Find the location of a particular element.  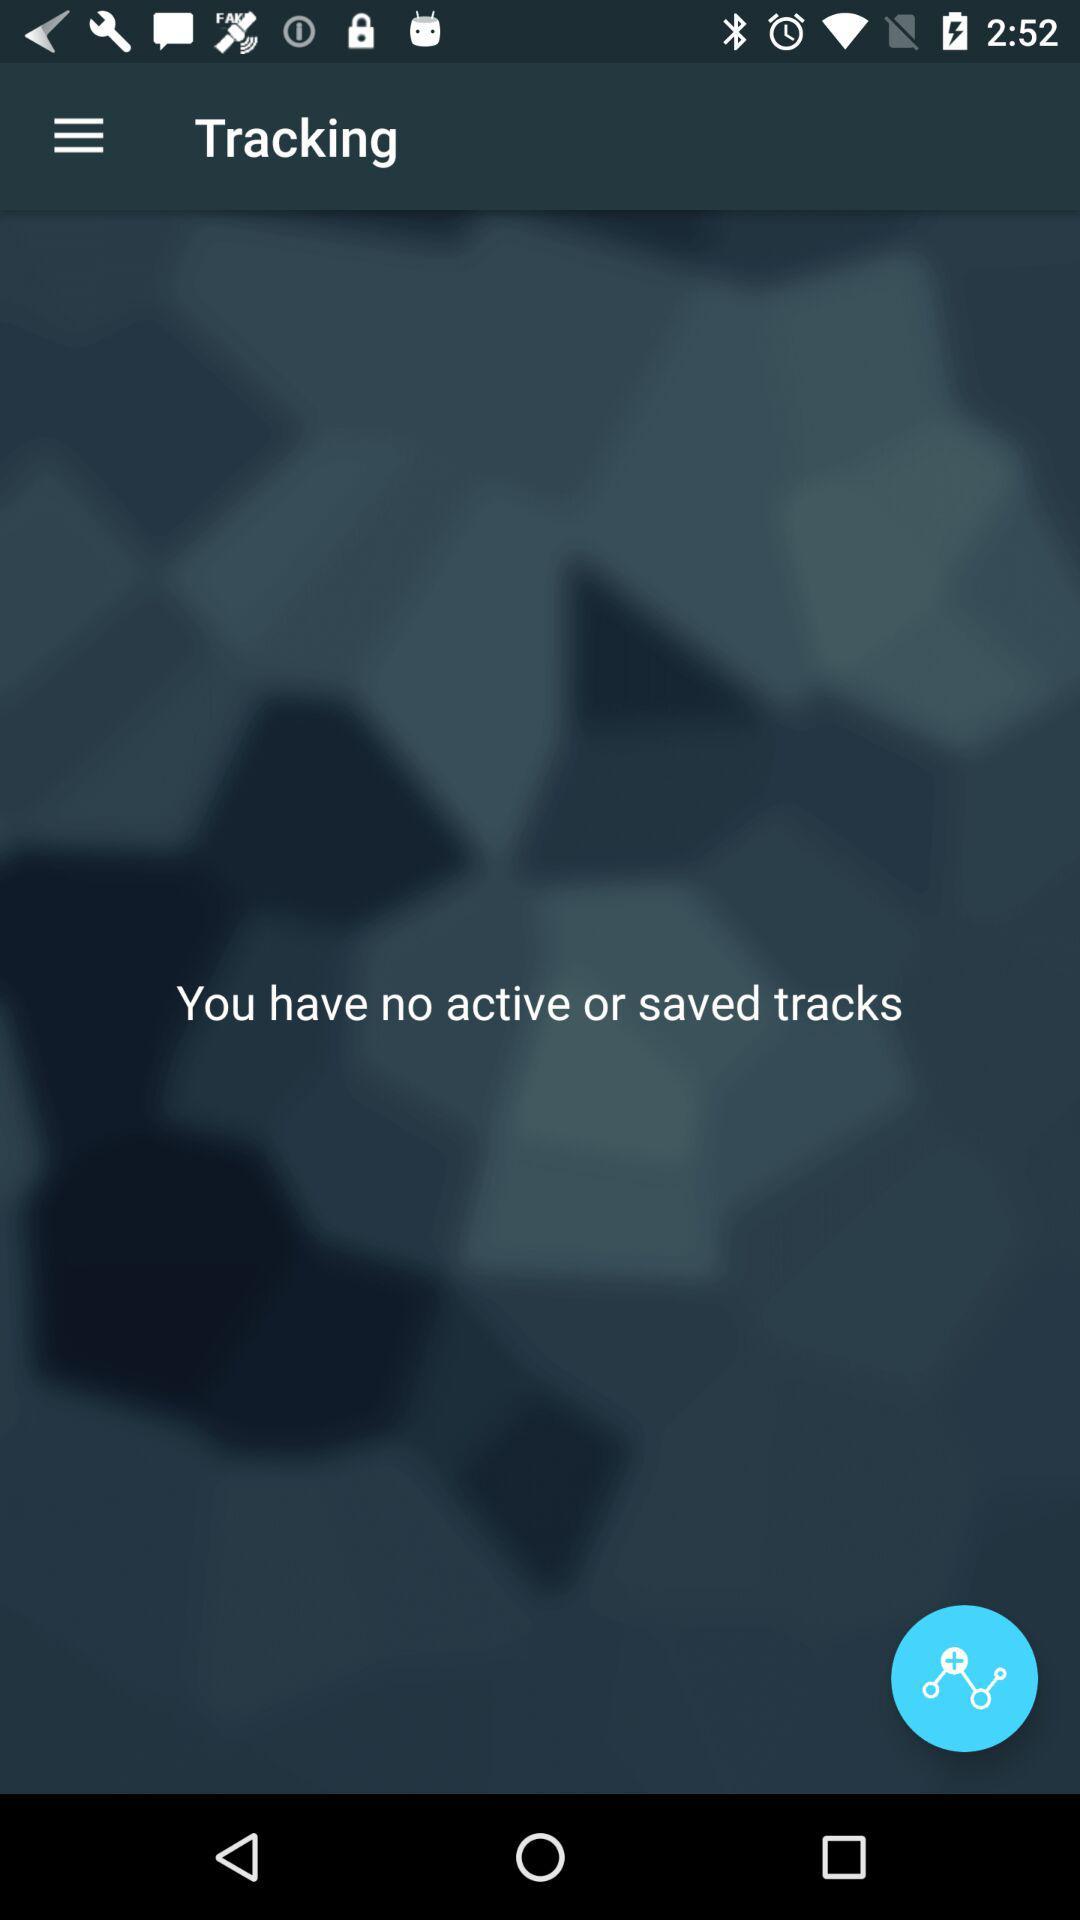

the item below you have no is located at coordinates (963, 1678).